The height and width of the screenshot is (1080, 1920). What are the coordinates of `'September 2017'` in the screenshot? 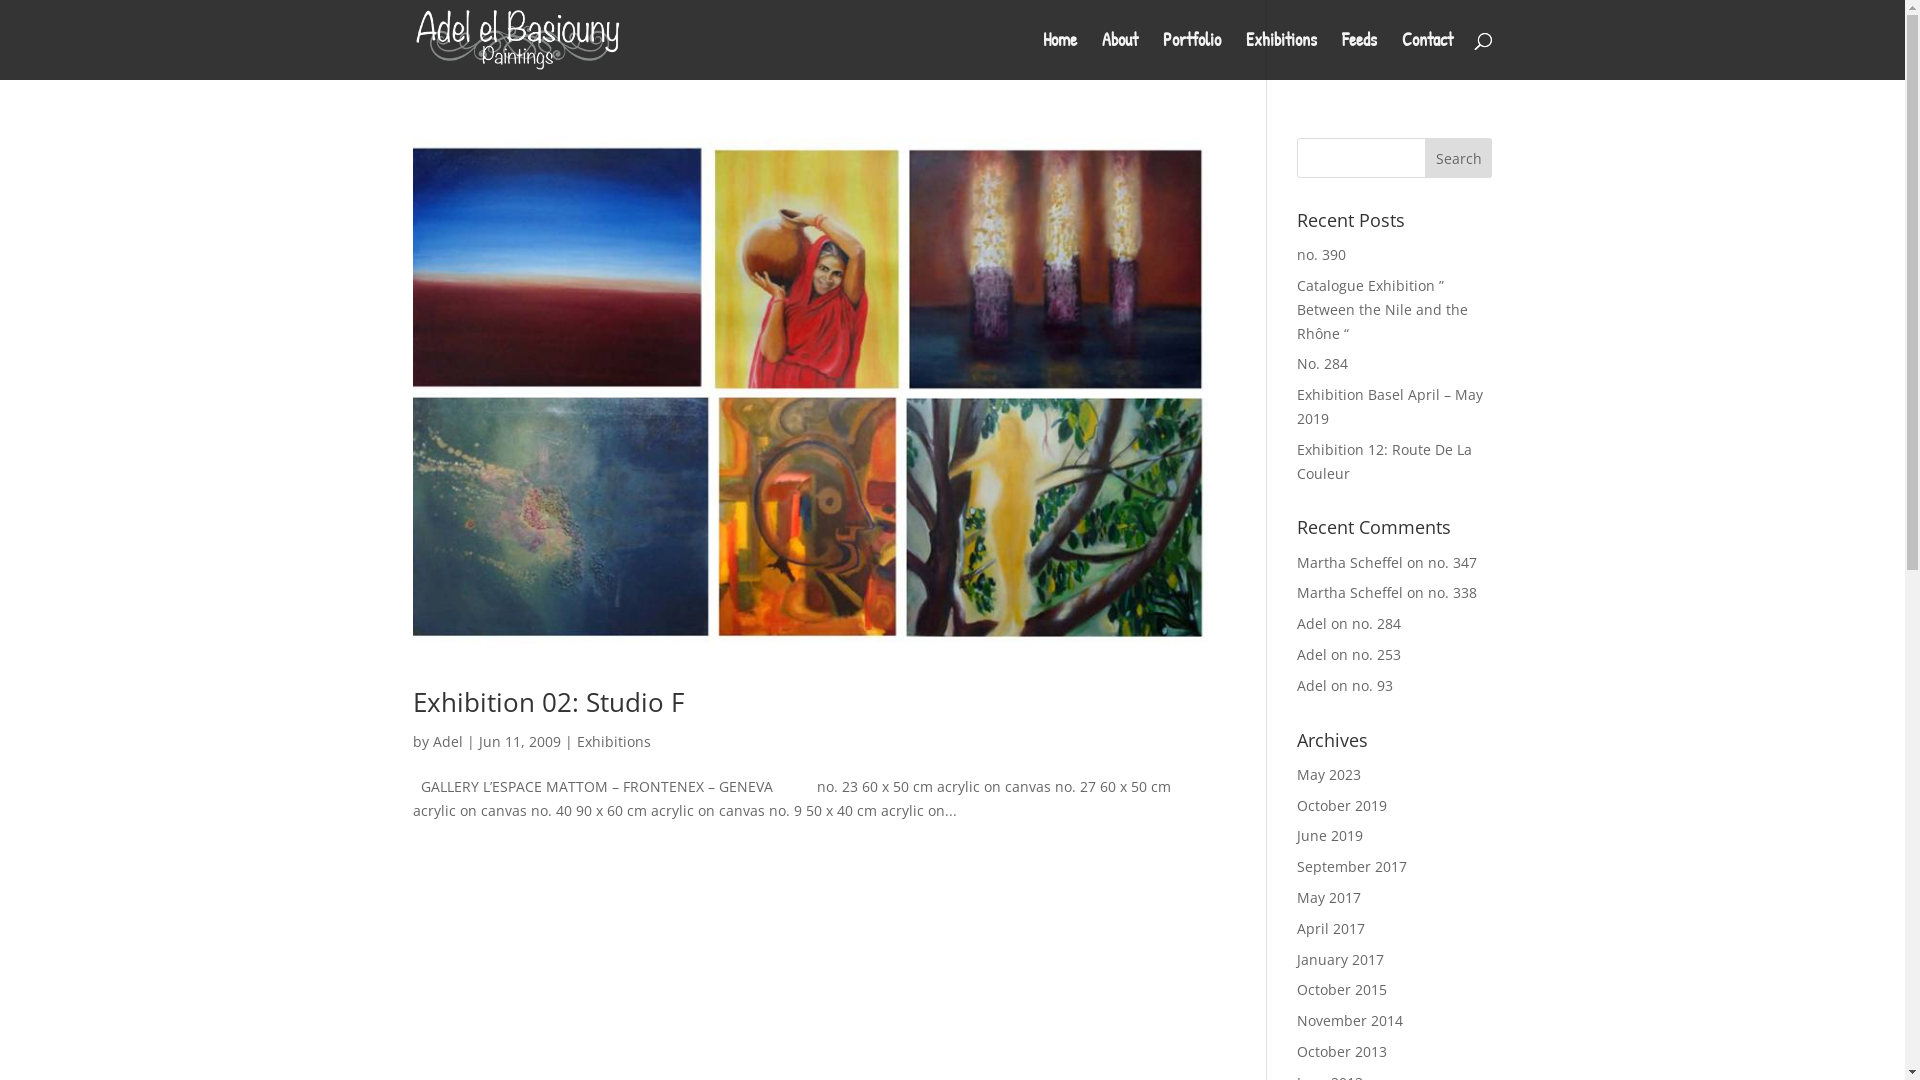 It's located at (1352, 865).